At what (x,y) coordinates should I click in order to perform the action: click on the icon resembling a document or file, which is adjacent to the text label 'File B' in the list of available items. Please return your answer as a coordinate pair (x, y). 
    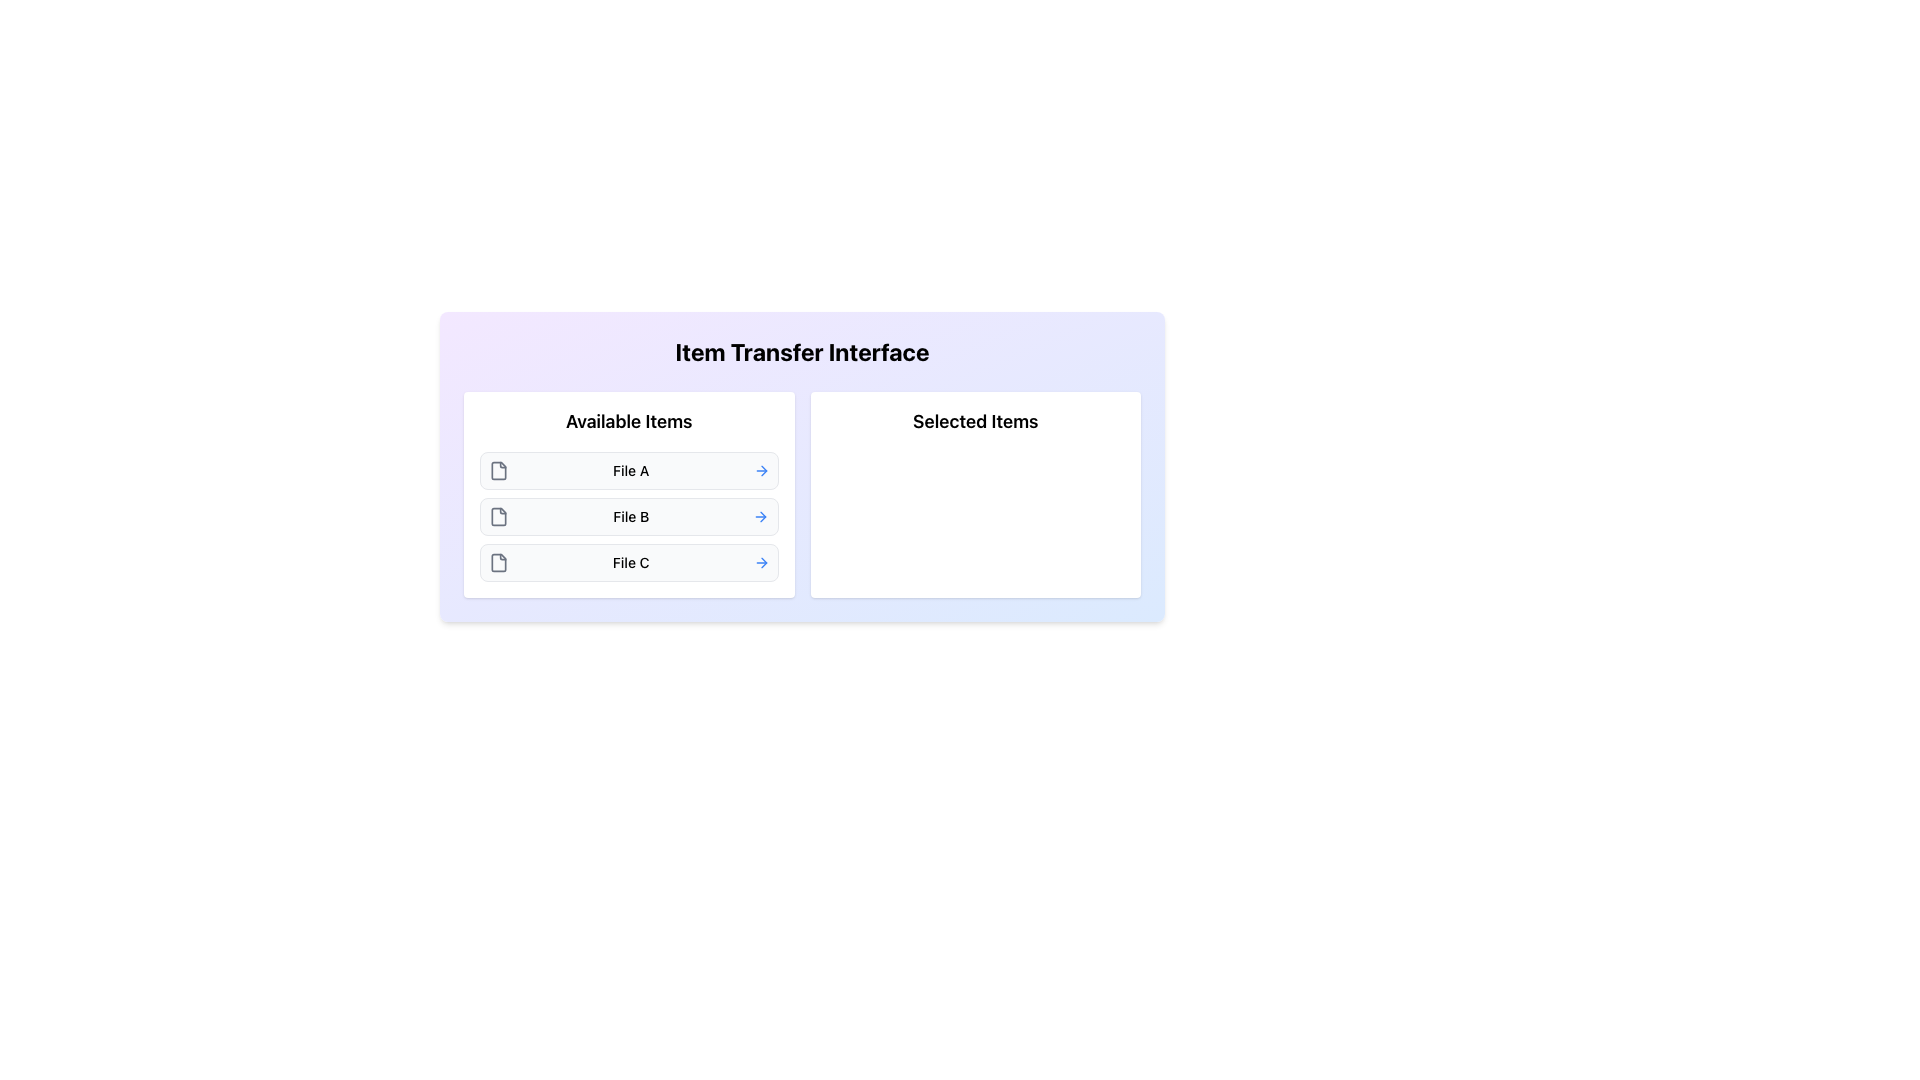
    Looking at the image, I should click on (499, 515).